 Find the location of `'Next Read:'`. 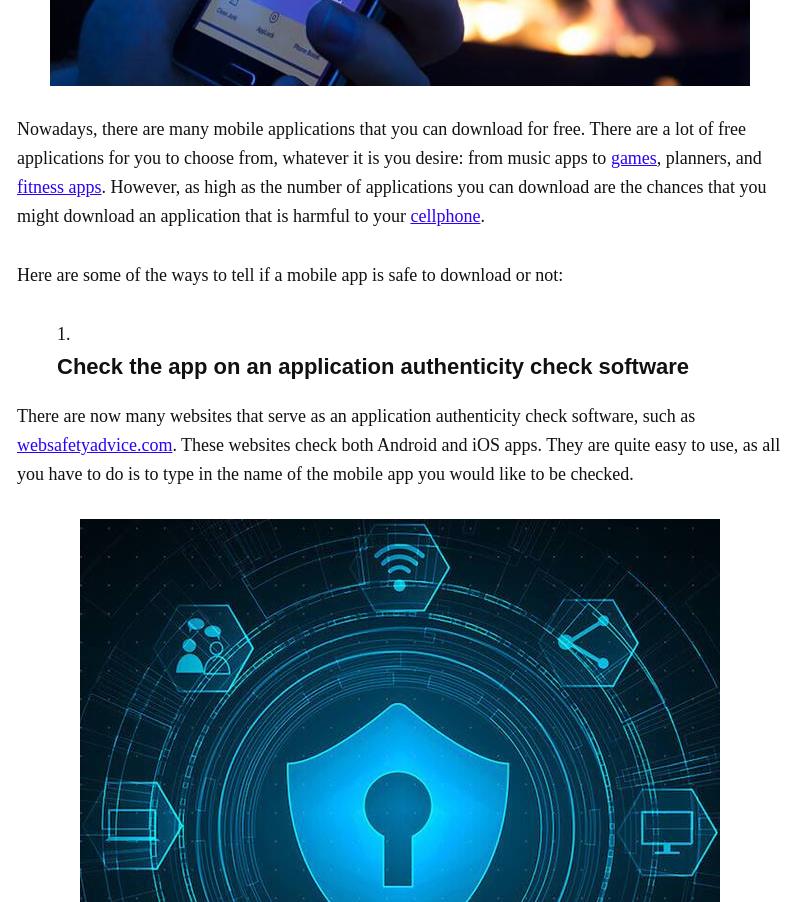

'Next Read:' is located at coordinates (53, 608).